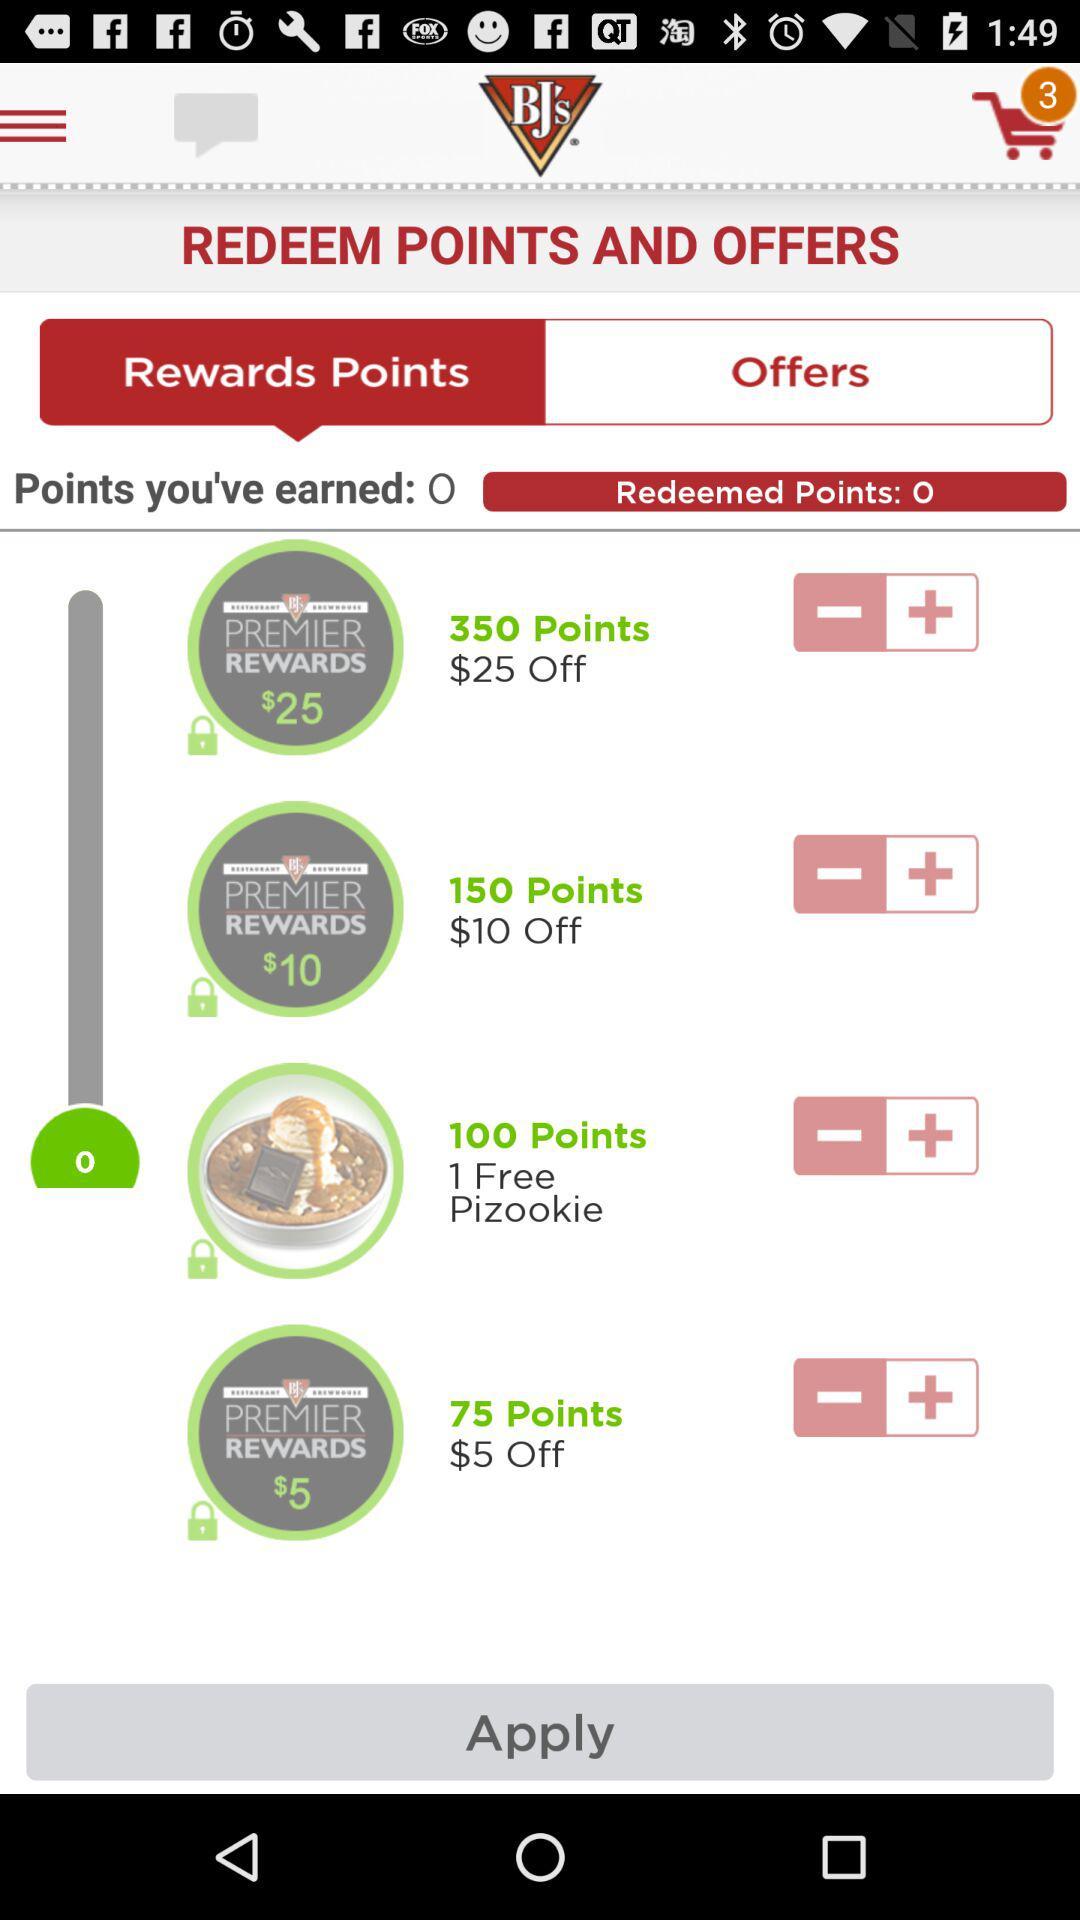  I want to click on redeem points, so click(293, 381).